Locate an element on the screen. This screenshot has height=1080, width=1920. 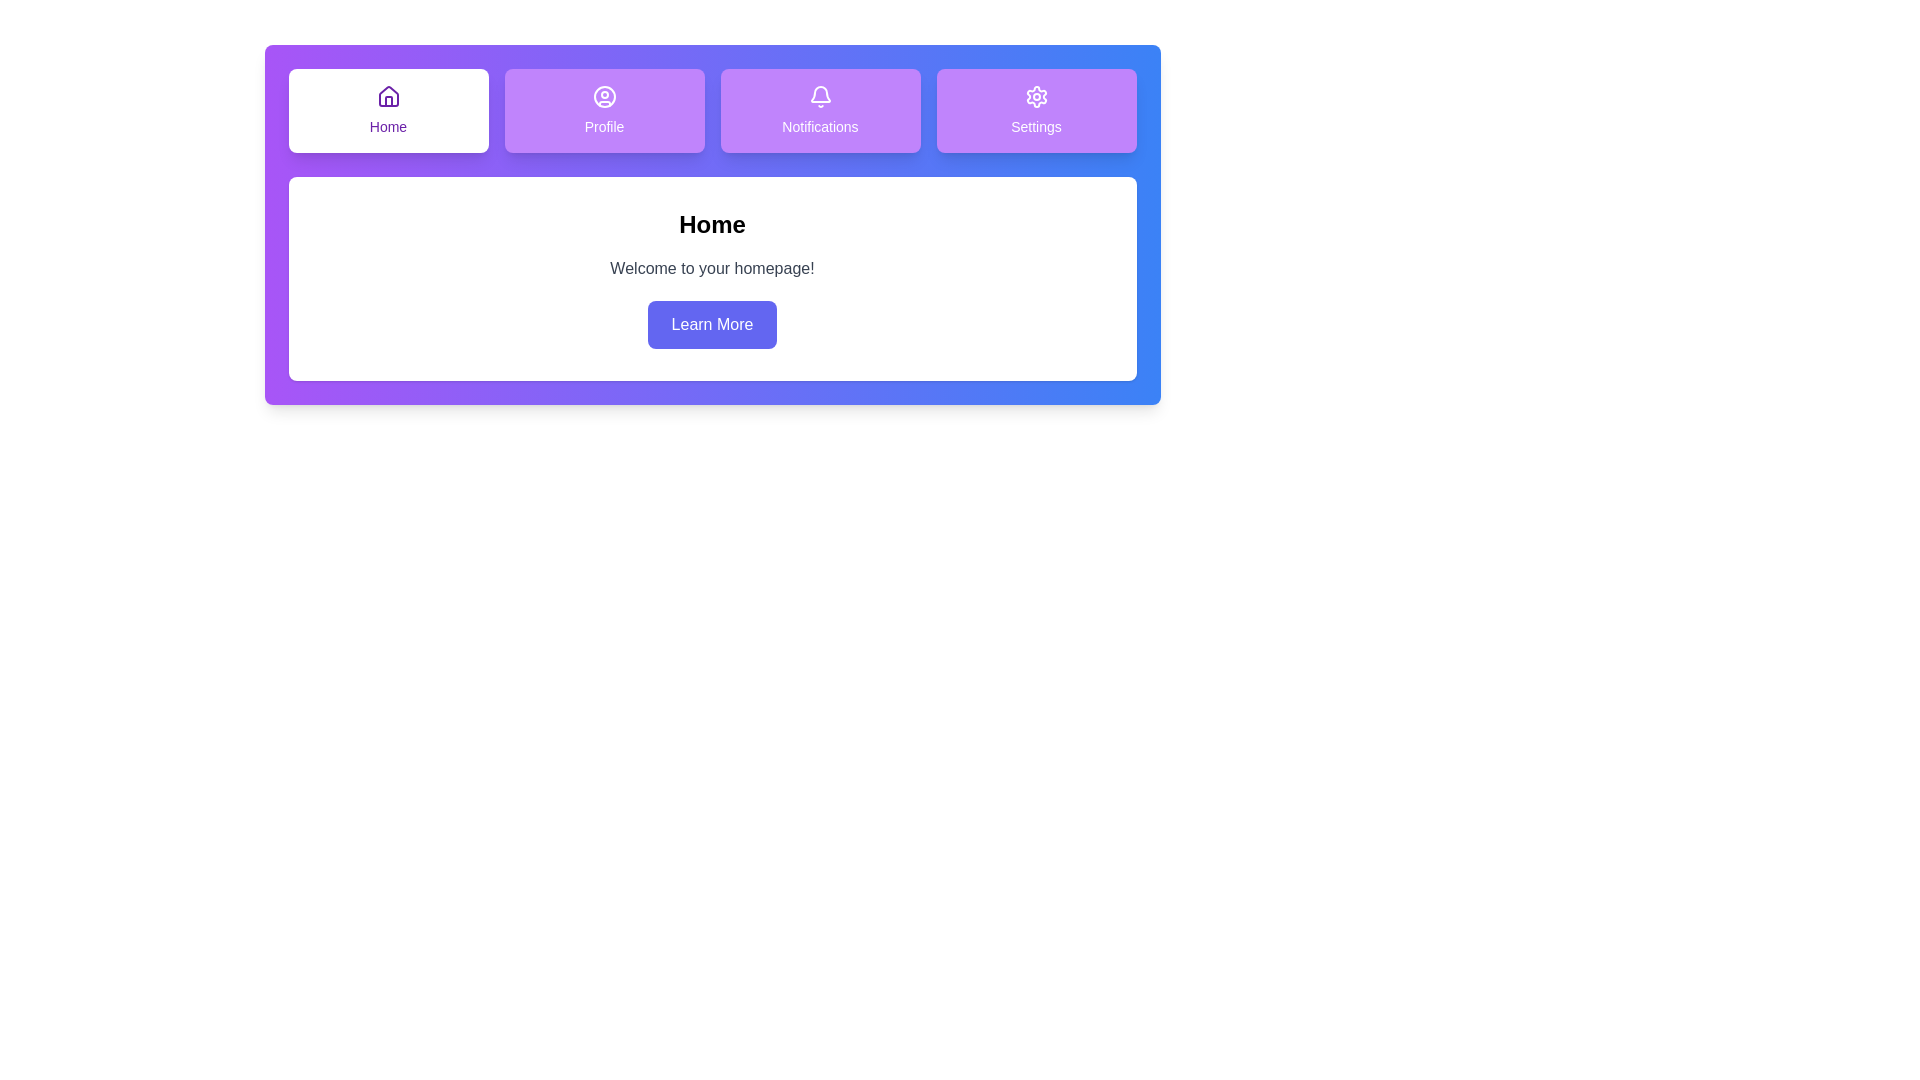
the Notifications tab by clicking on it is located at coordinates (820, 111).